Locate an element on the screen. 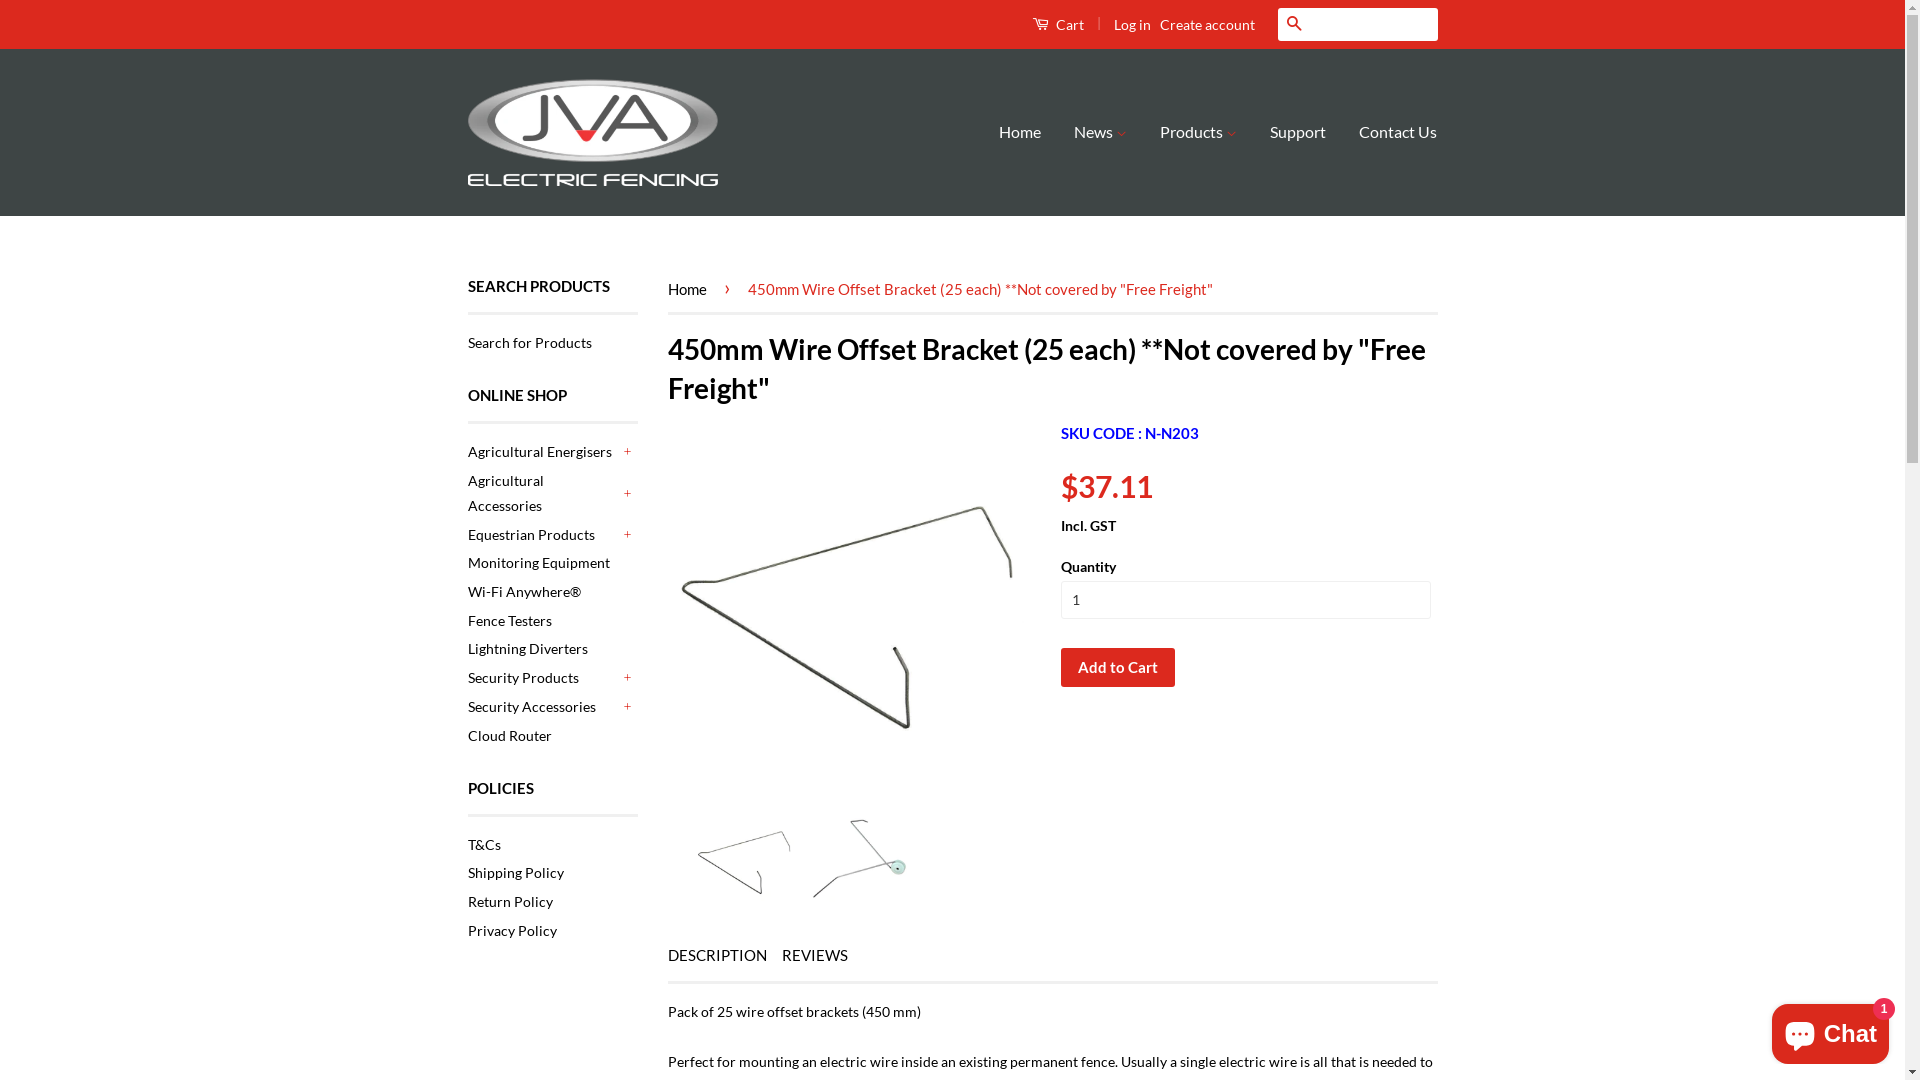  'Lightning Diverters' is located at coordinates (466, 648).